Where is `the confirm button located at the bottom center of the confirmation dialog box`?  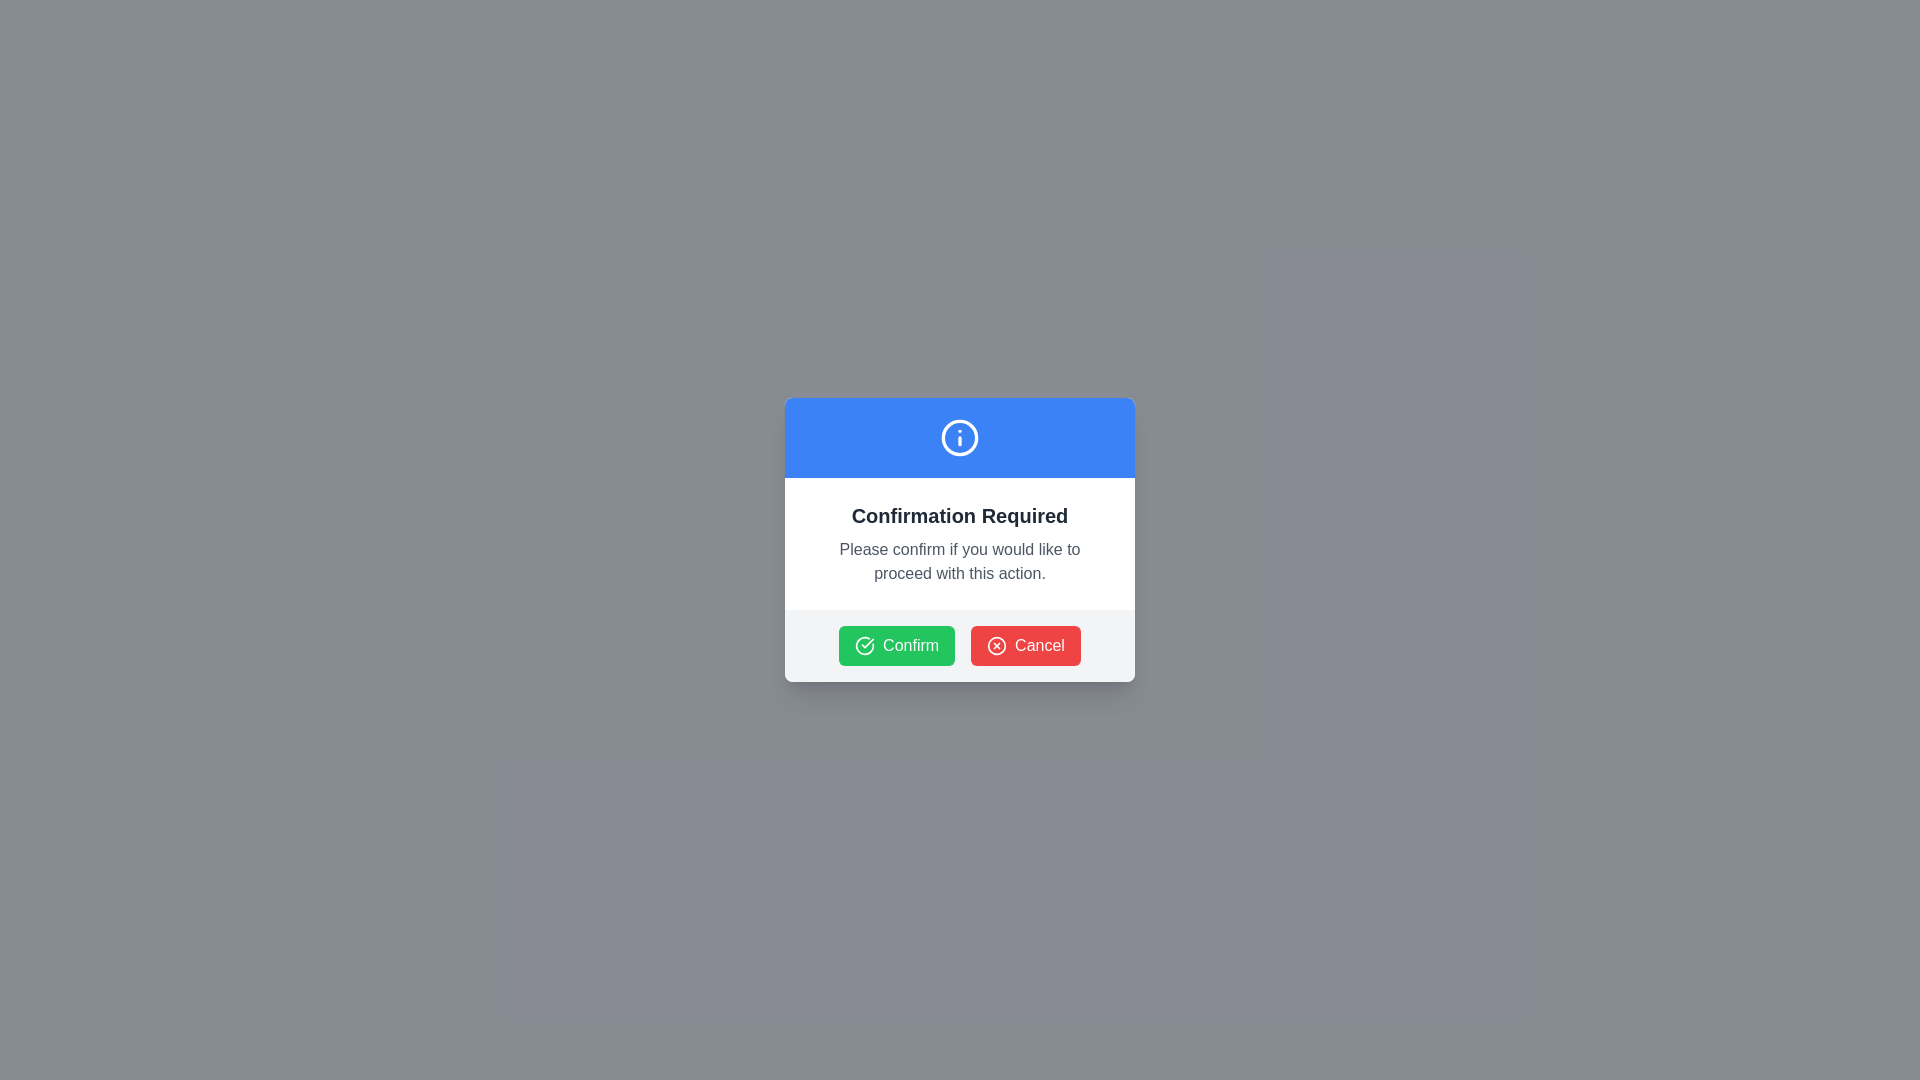 the confirm button located at the bottom center of the confirmation dialog box is located at coordinates (896, 645).